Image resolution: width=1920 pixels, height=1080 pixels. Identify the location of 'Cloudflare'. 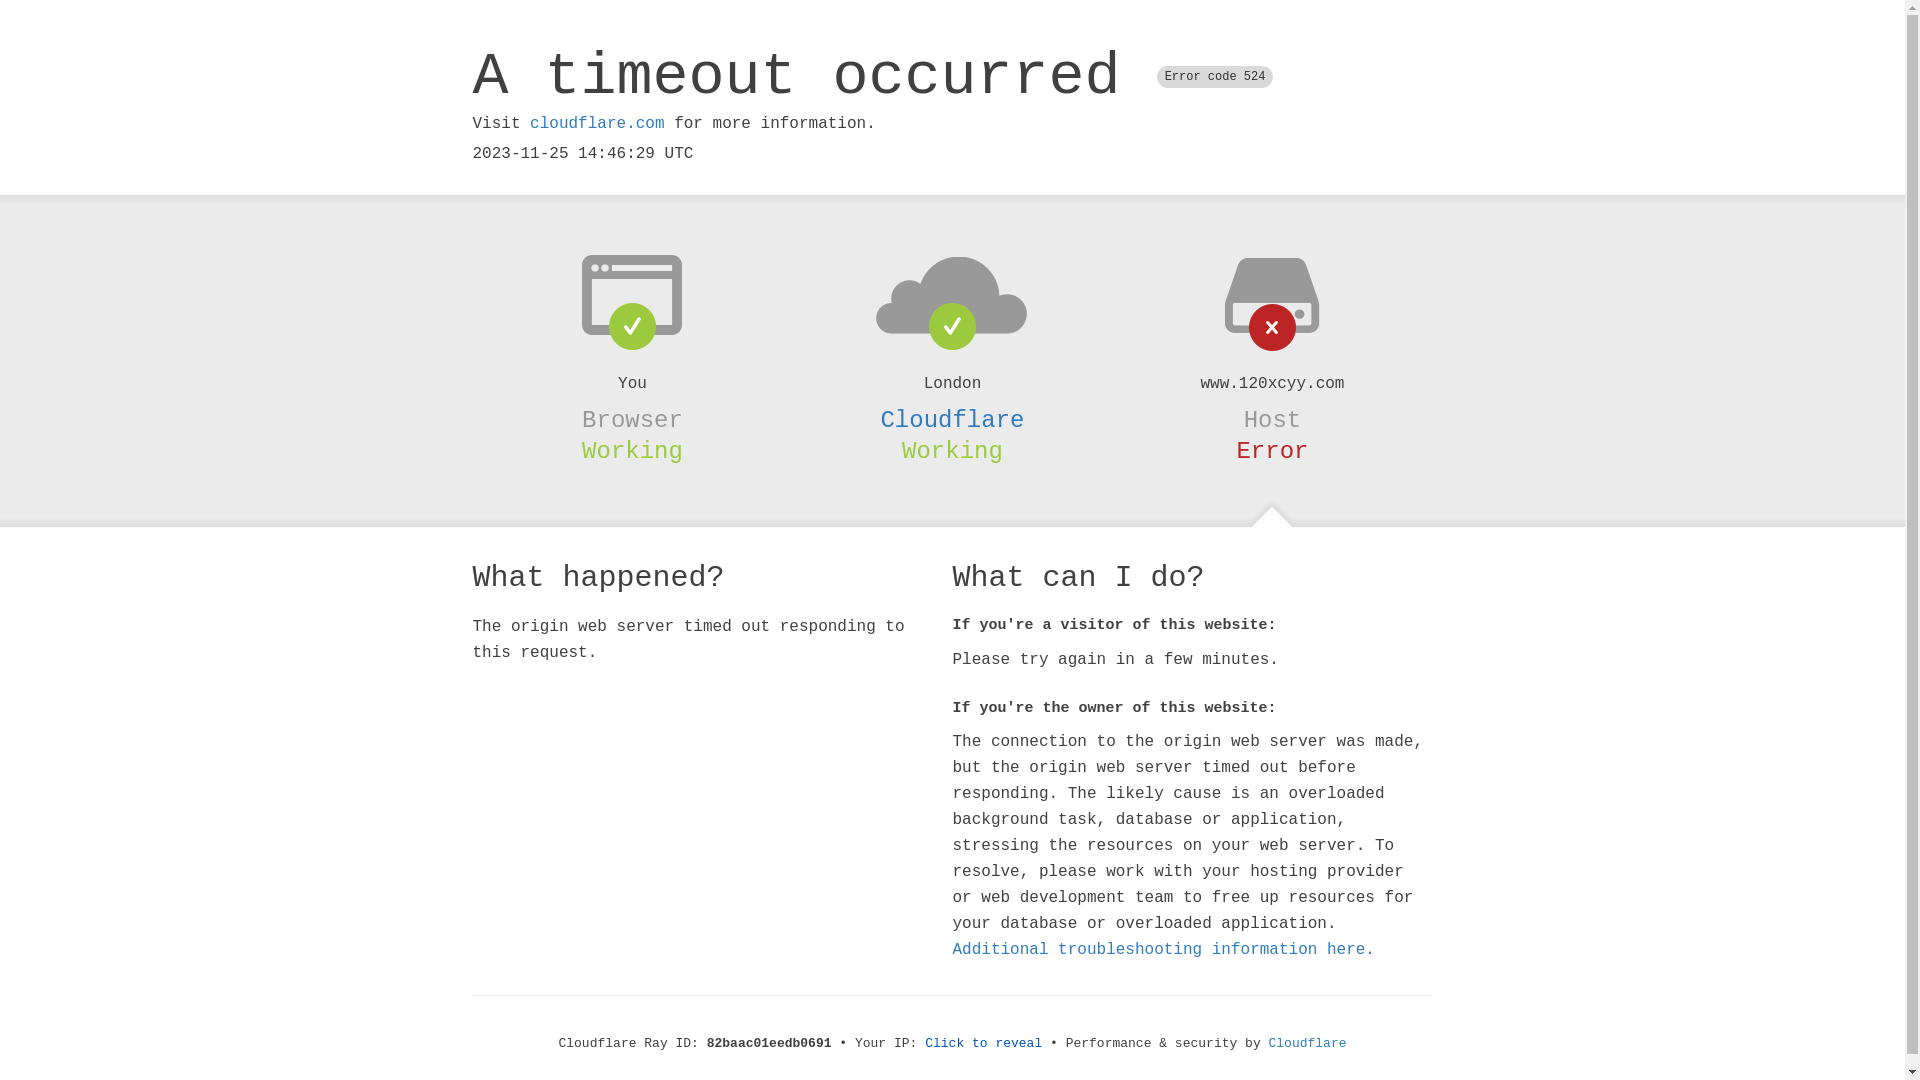
(1307, 1042).